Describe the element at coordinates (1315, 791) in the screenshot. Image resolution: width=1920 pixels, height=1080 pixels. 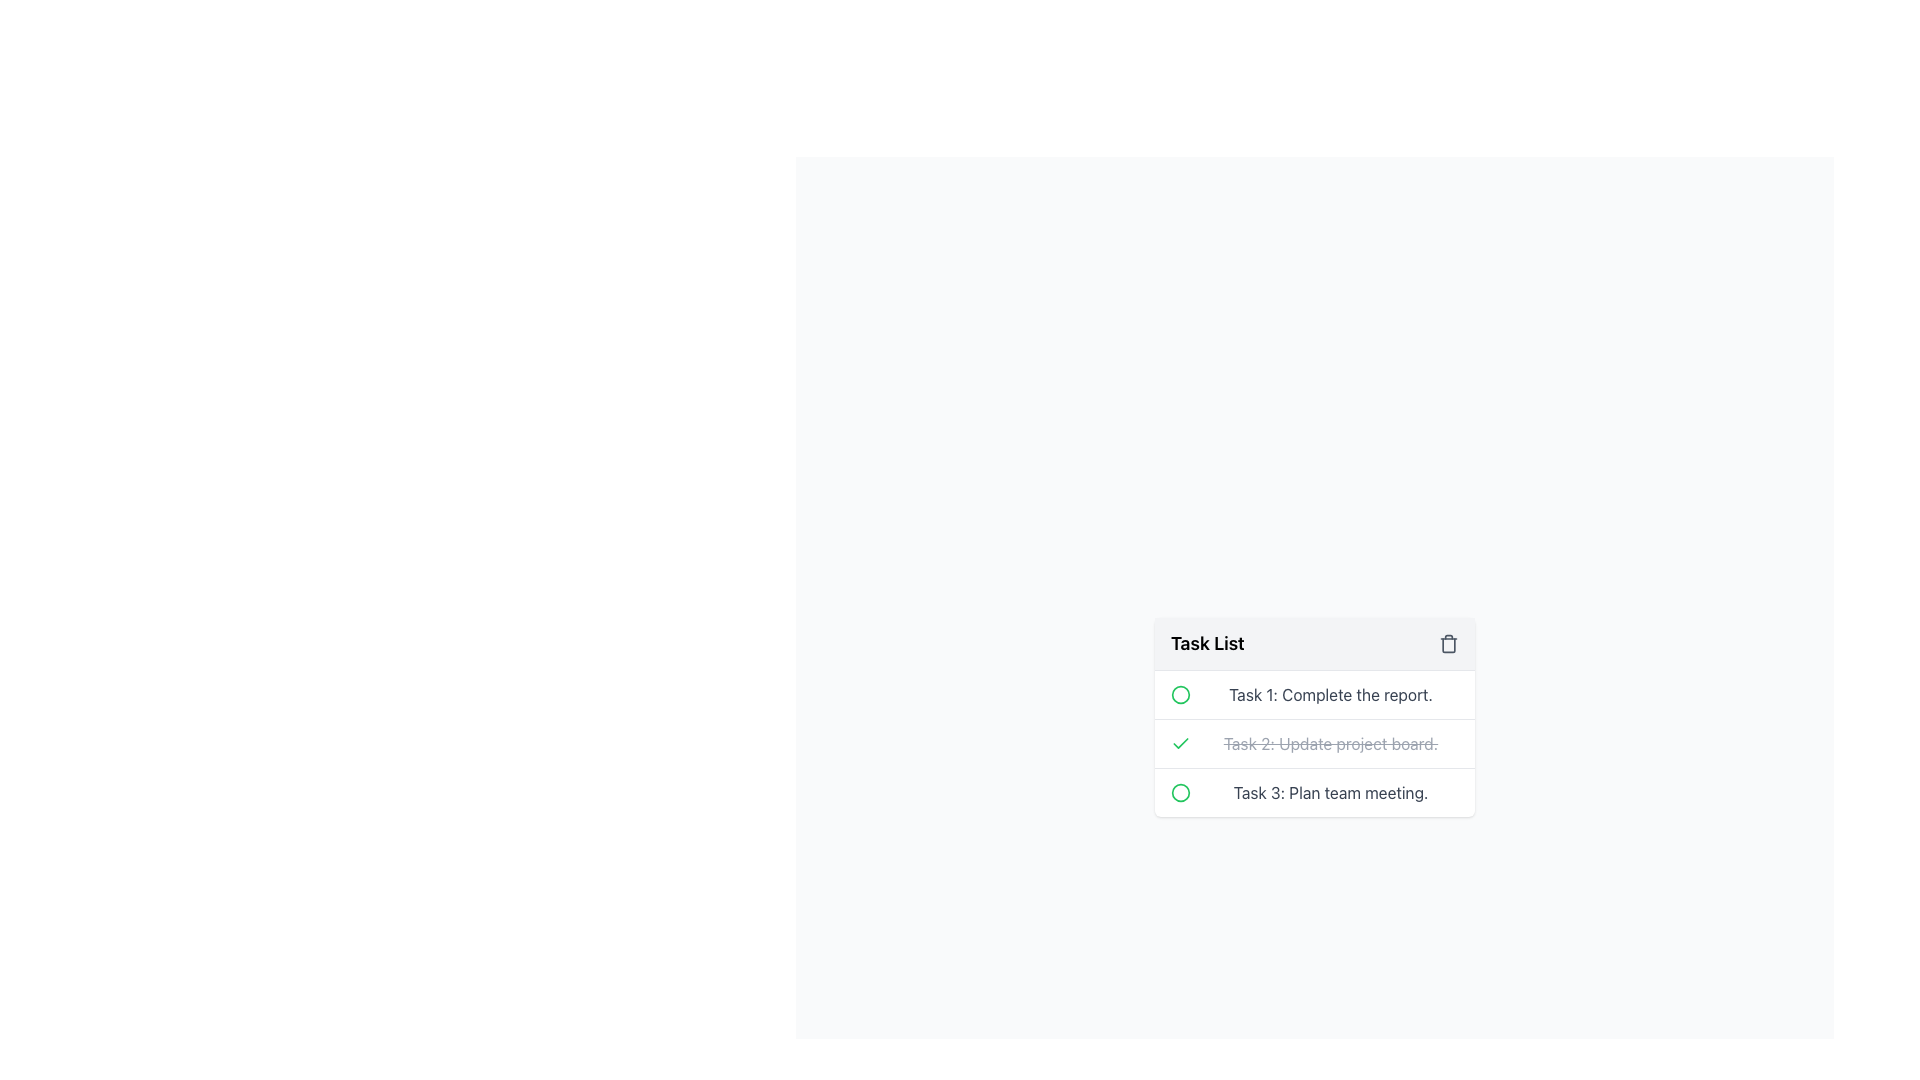
I see `the green circle of the third task in the to-do list to mark it as complete` at that location.